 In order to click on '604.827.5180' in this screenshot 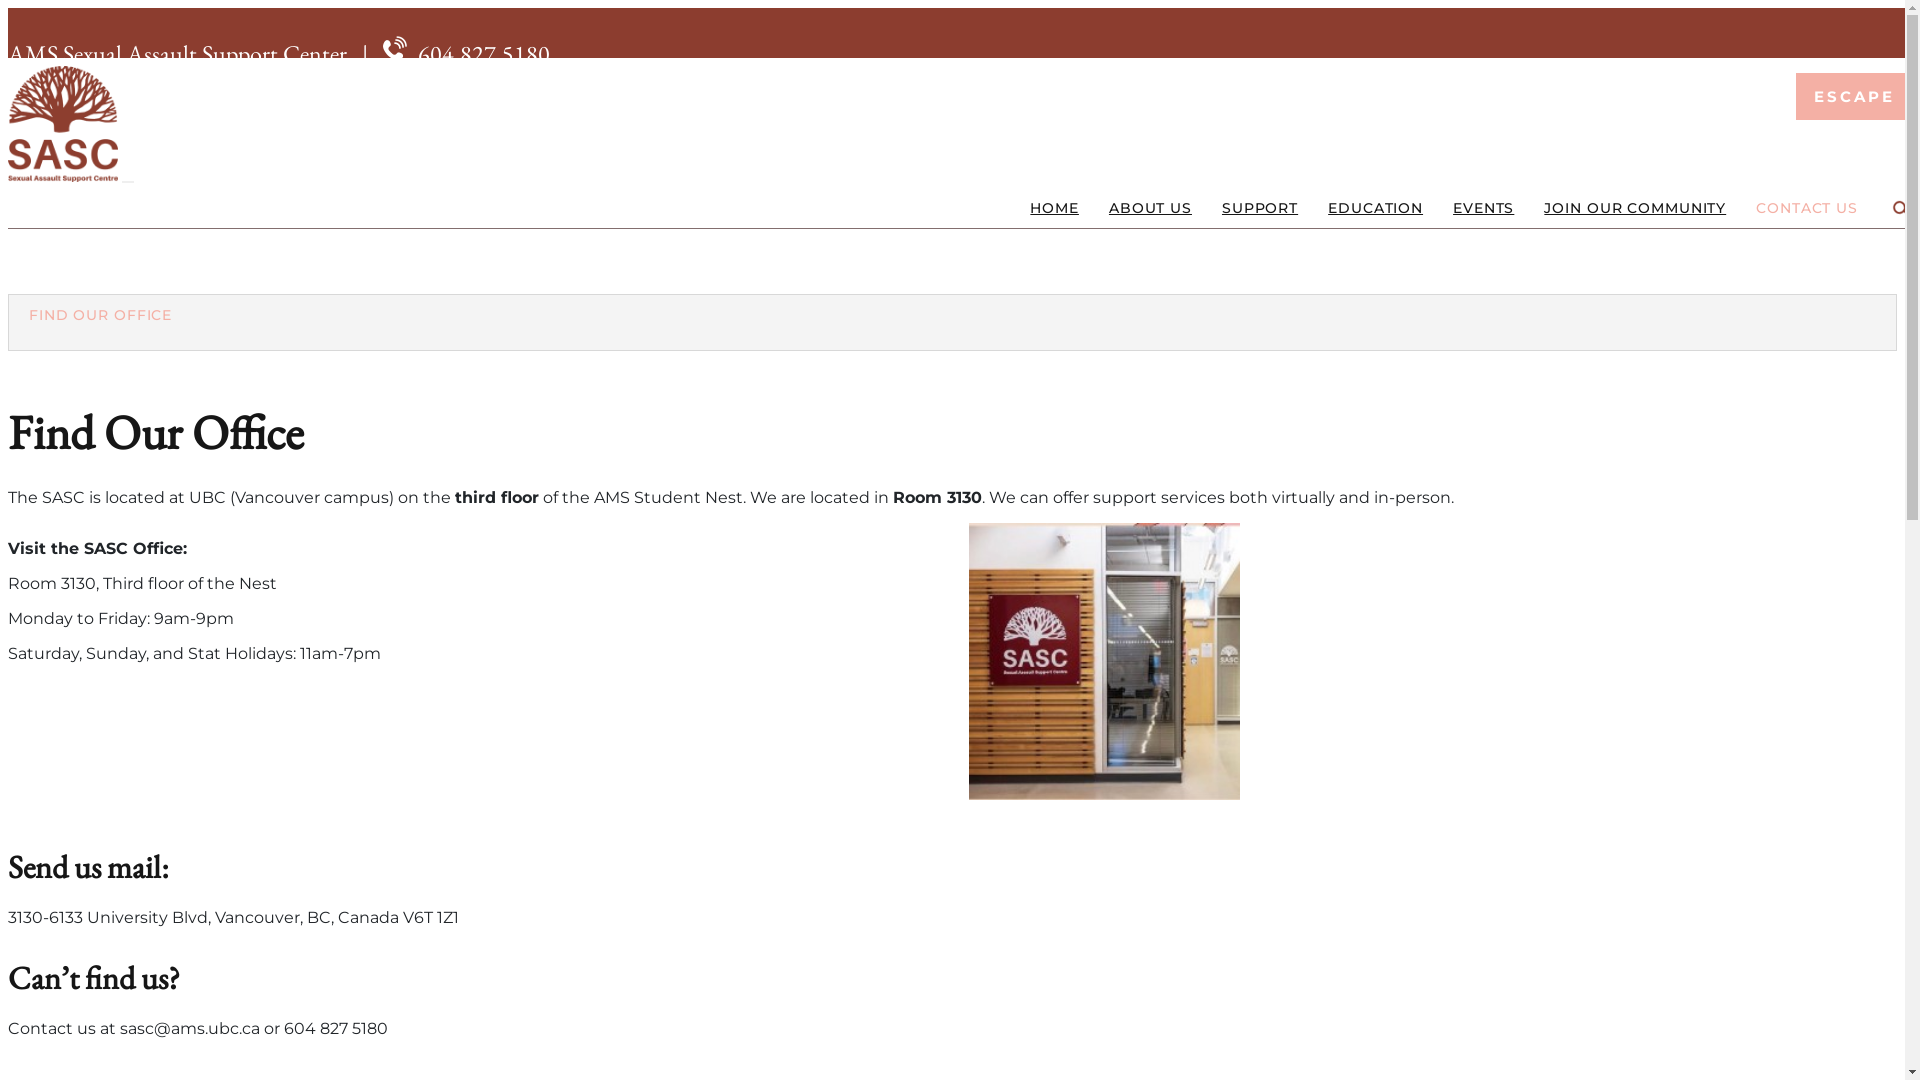, I will do `click(484, 52)`.